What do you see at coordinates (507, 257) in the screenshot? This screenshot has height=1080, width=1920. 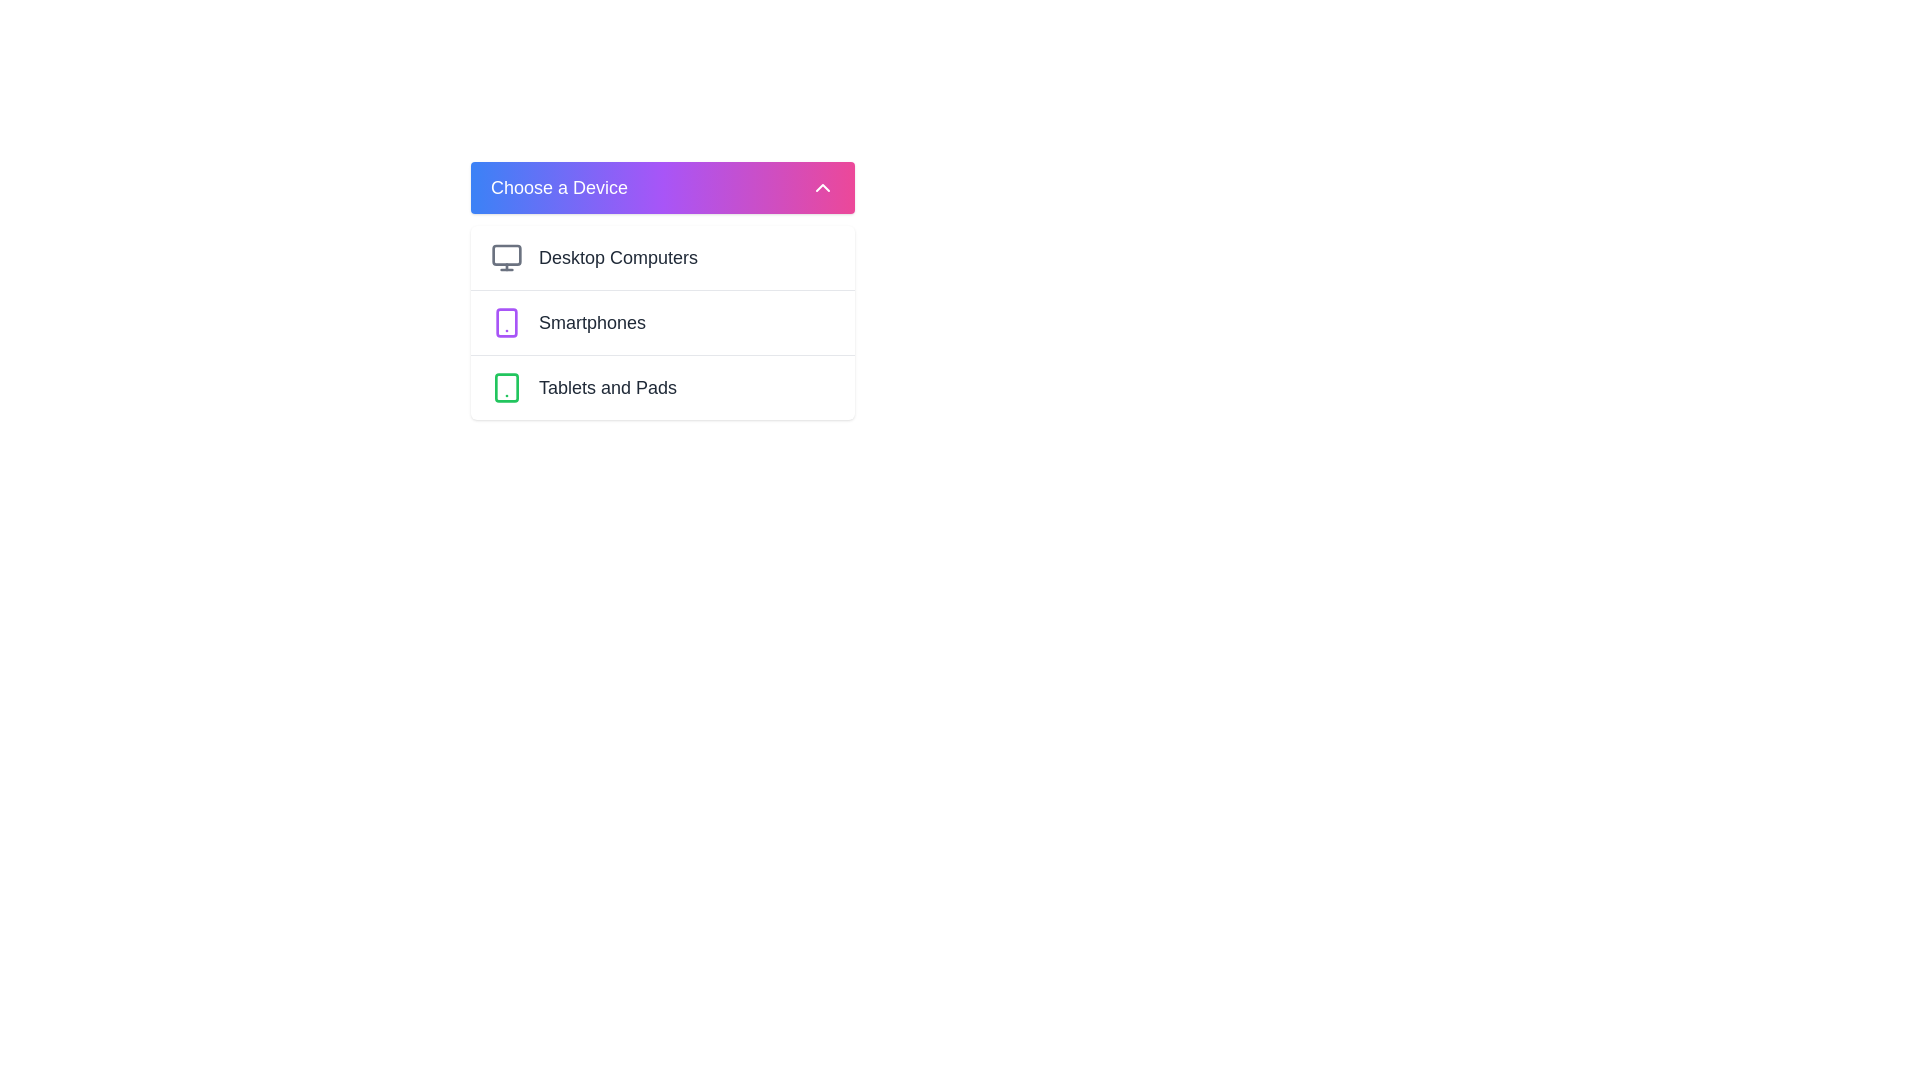 I see `the monitor icon representing the 'Desktop Computers' option in the category list to visually identify the category` at bounding box center [507, 257].